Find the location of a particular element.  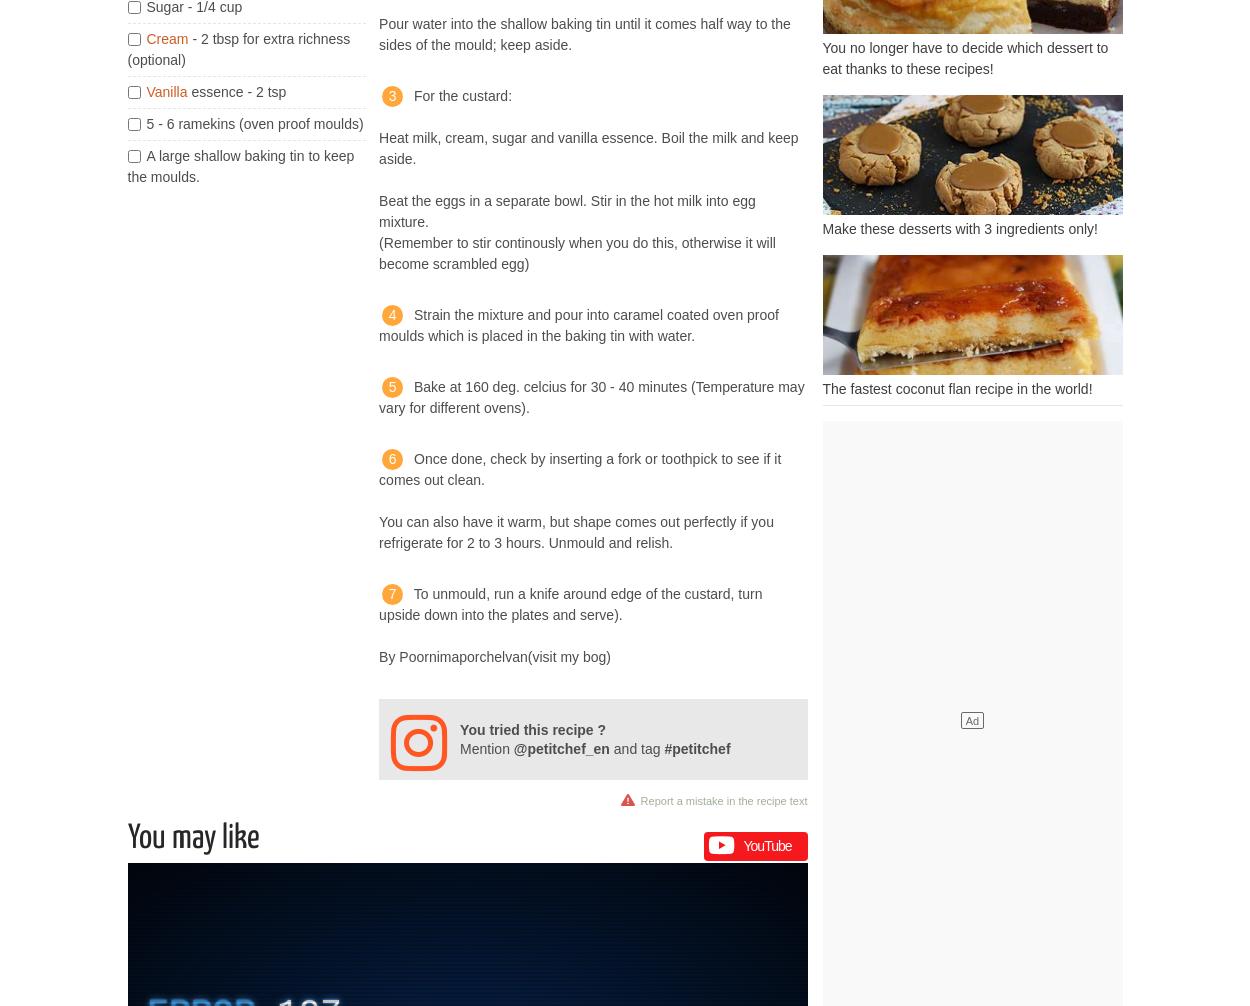

'Tube' is located at coordinates (777, 844).